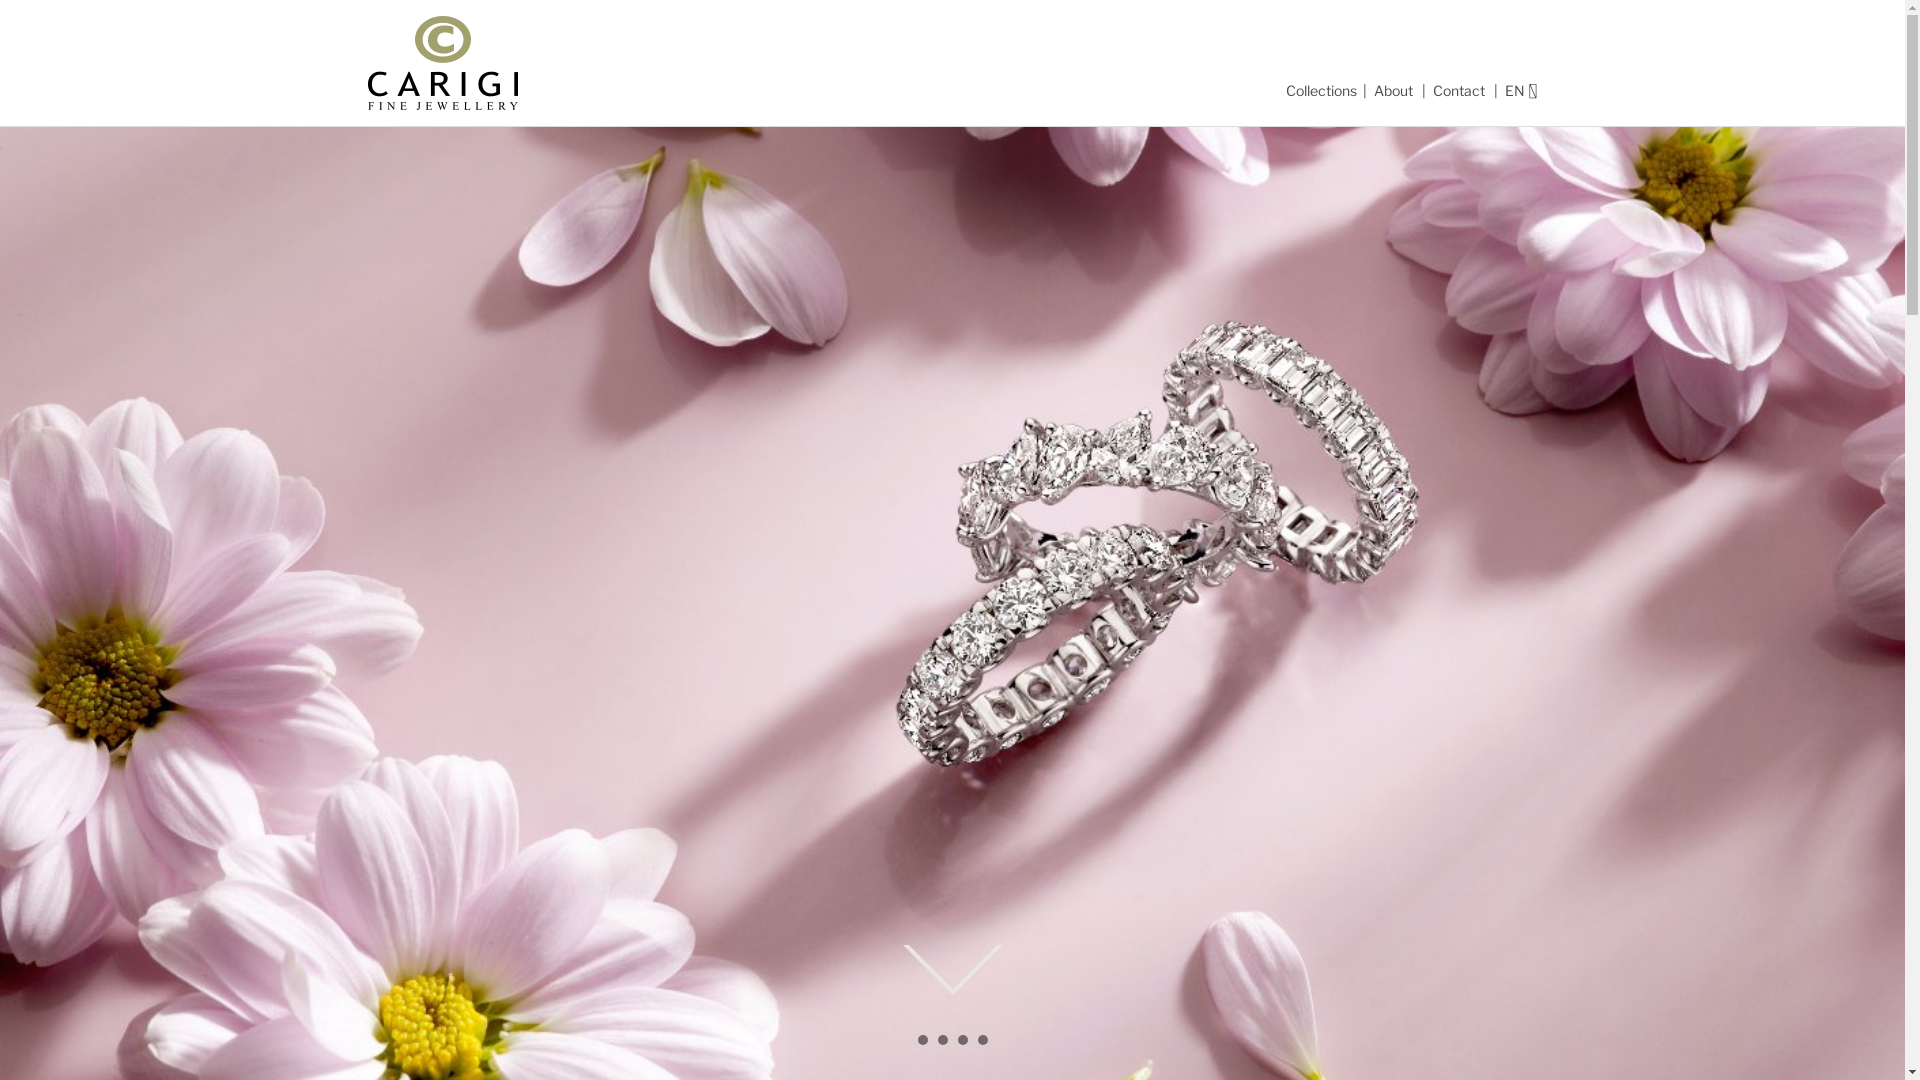  Describe the element at coordinates (920, 1044) in the screenshot. I see `'1'` at that location.